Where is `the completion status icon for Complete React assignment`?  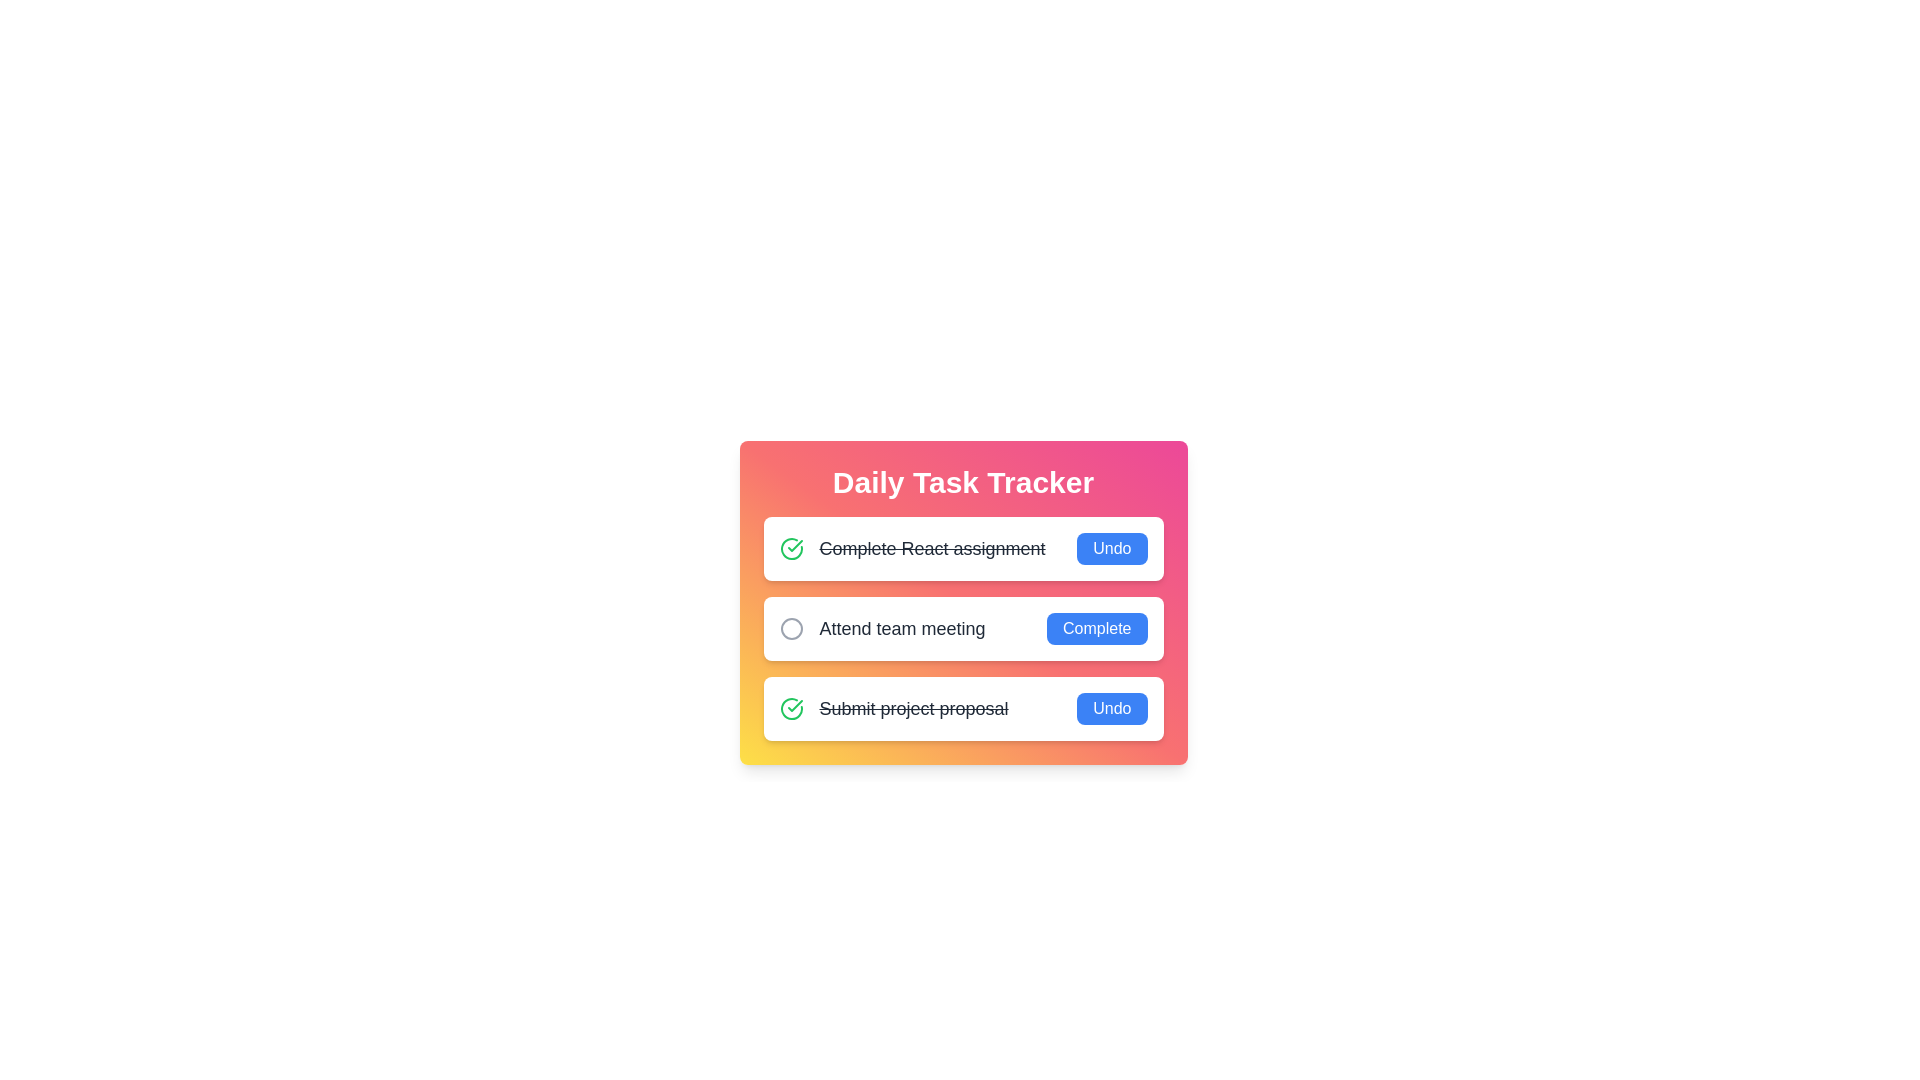 the completion status icon for Complete React assignment is located at coordinates (790, 548).